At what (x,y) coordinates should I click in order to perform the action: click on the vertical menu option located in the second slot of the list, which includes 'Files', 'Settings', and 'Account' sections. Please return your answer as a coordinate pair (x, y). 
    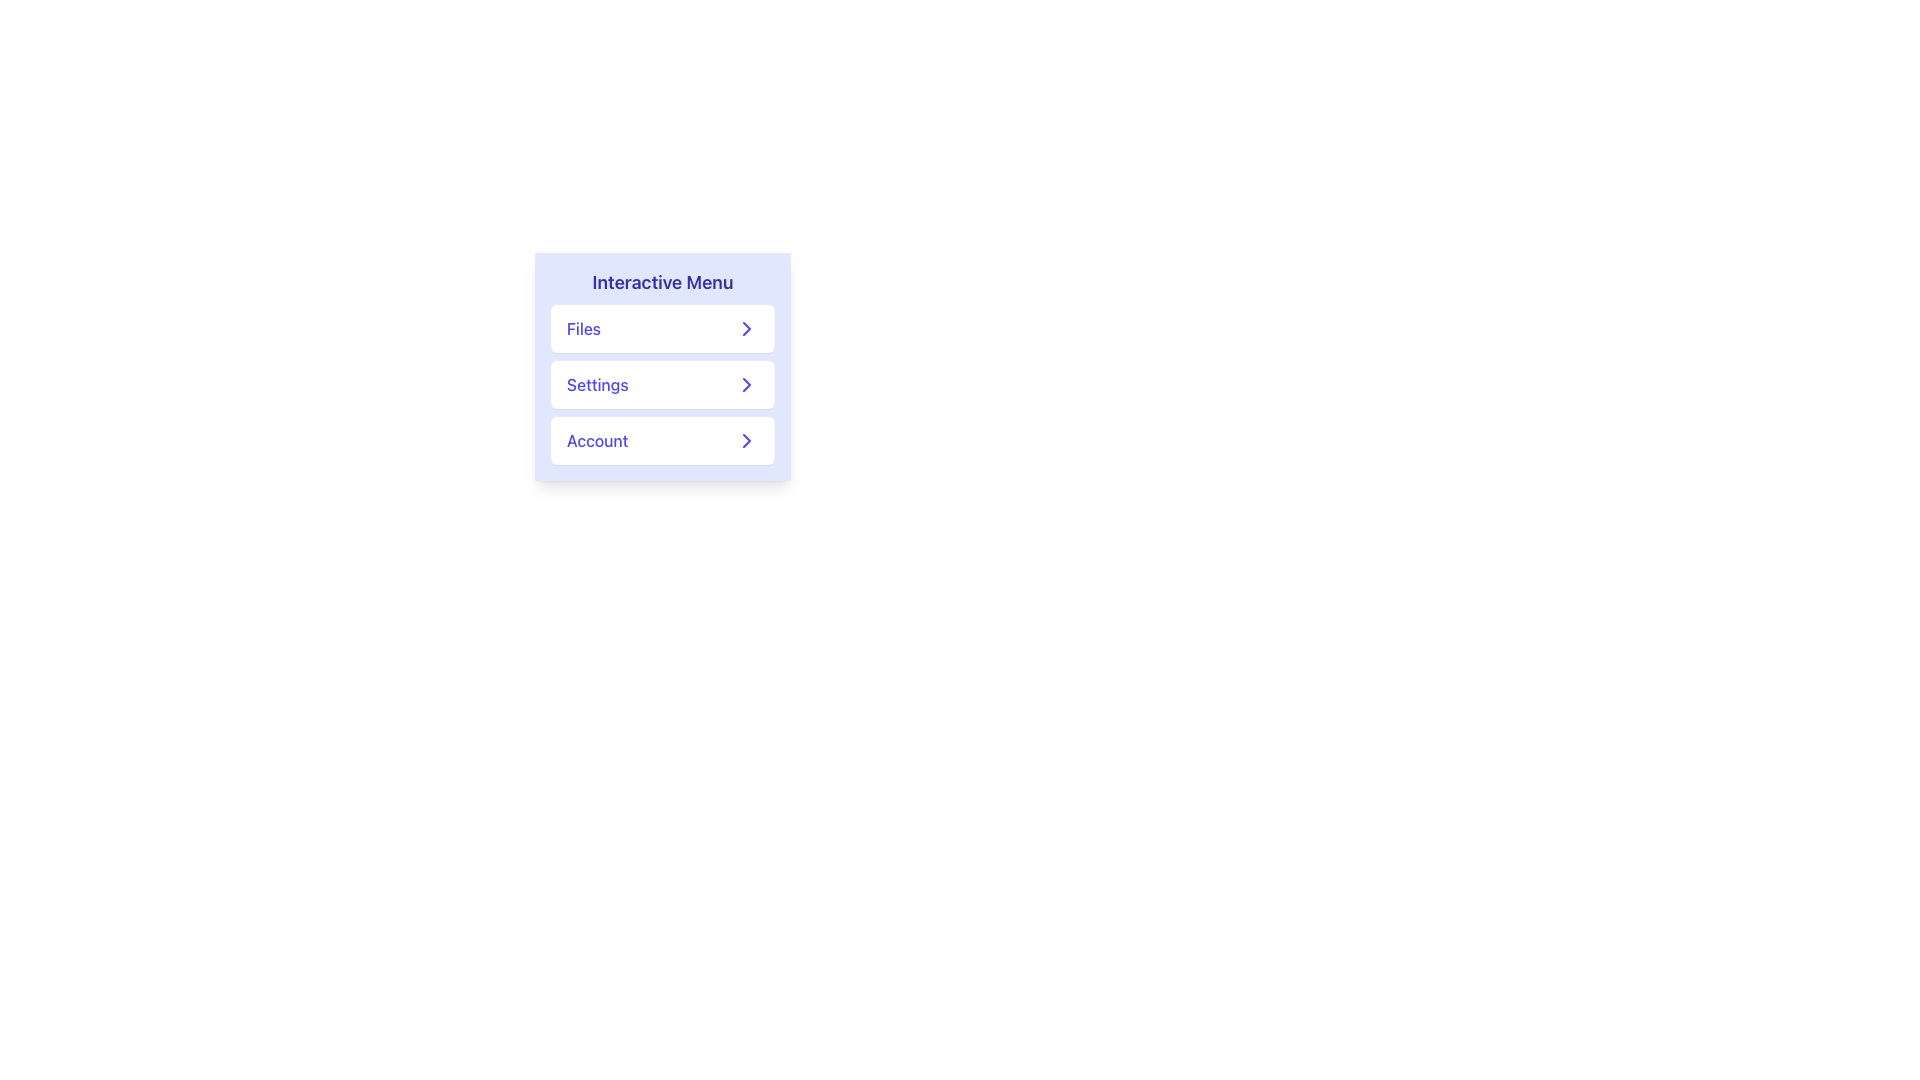
    Looking at the image, I should click on (662, 385).